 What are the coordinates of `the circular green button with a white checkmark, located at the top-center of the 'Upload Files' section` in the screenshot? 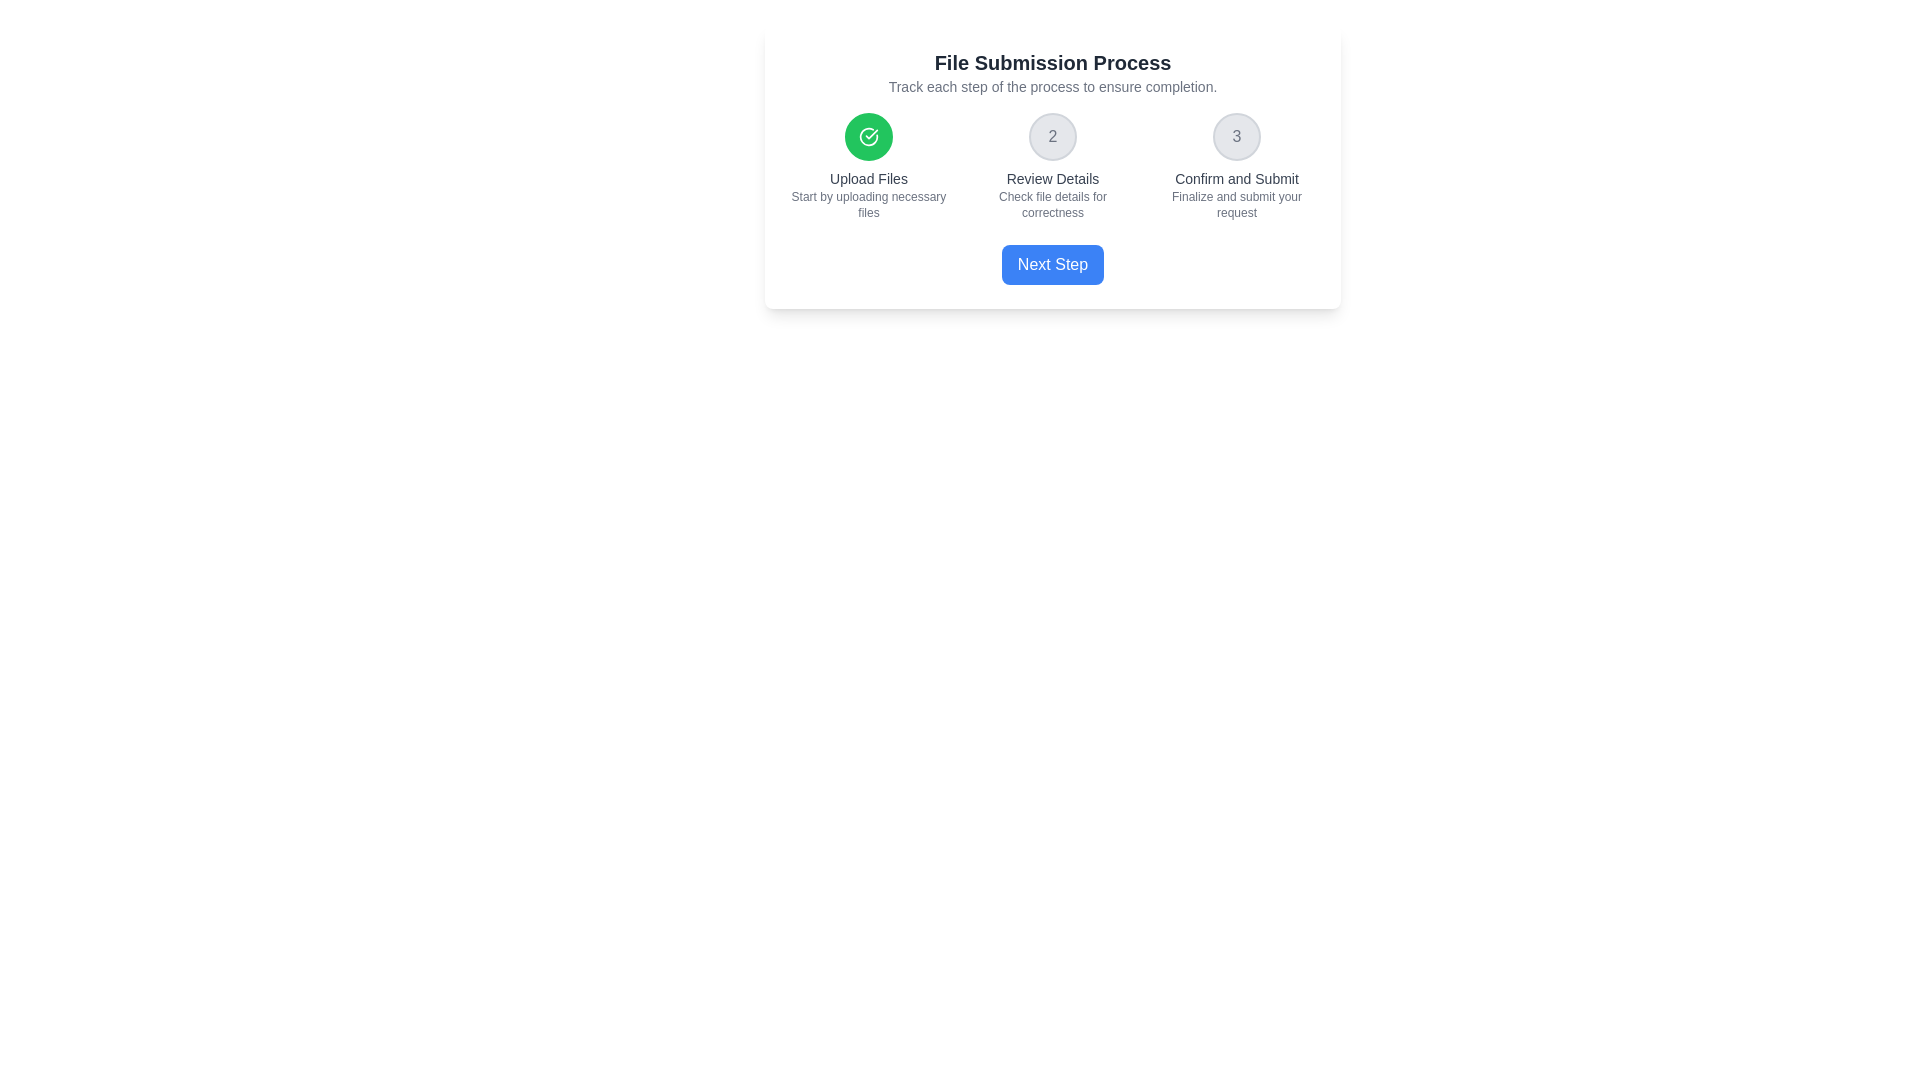 It's located at (868, 136).